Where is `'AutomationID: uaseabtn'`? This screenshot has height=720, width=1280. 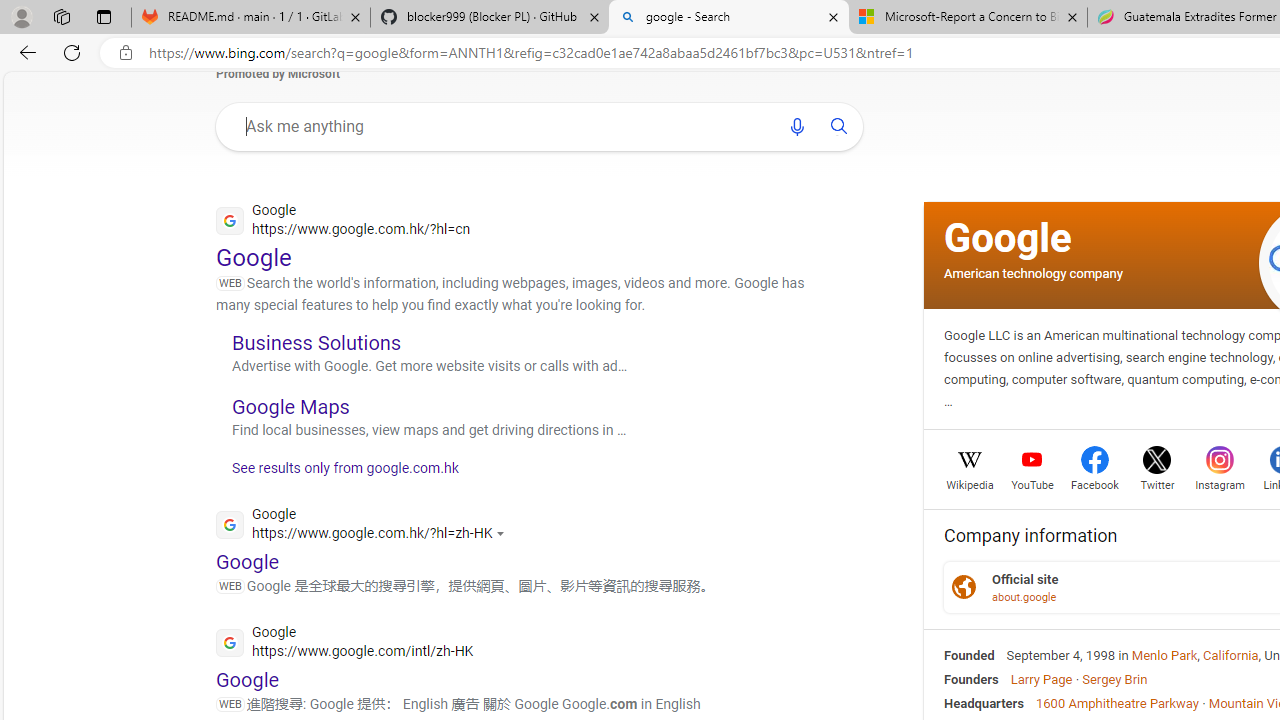
'AutomationID: uaseabtn' is located at coordinates (839, 126).